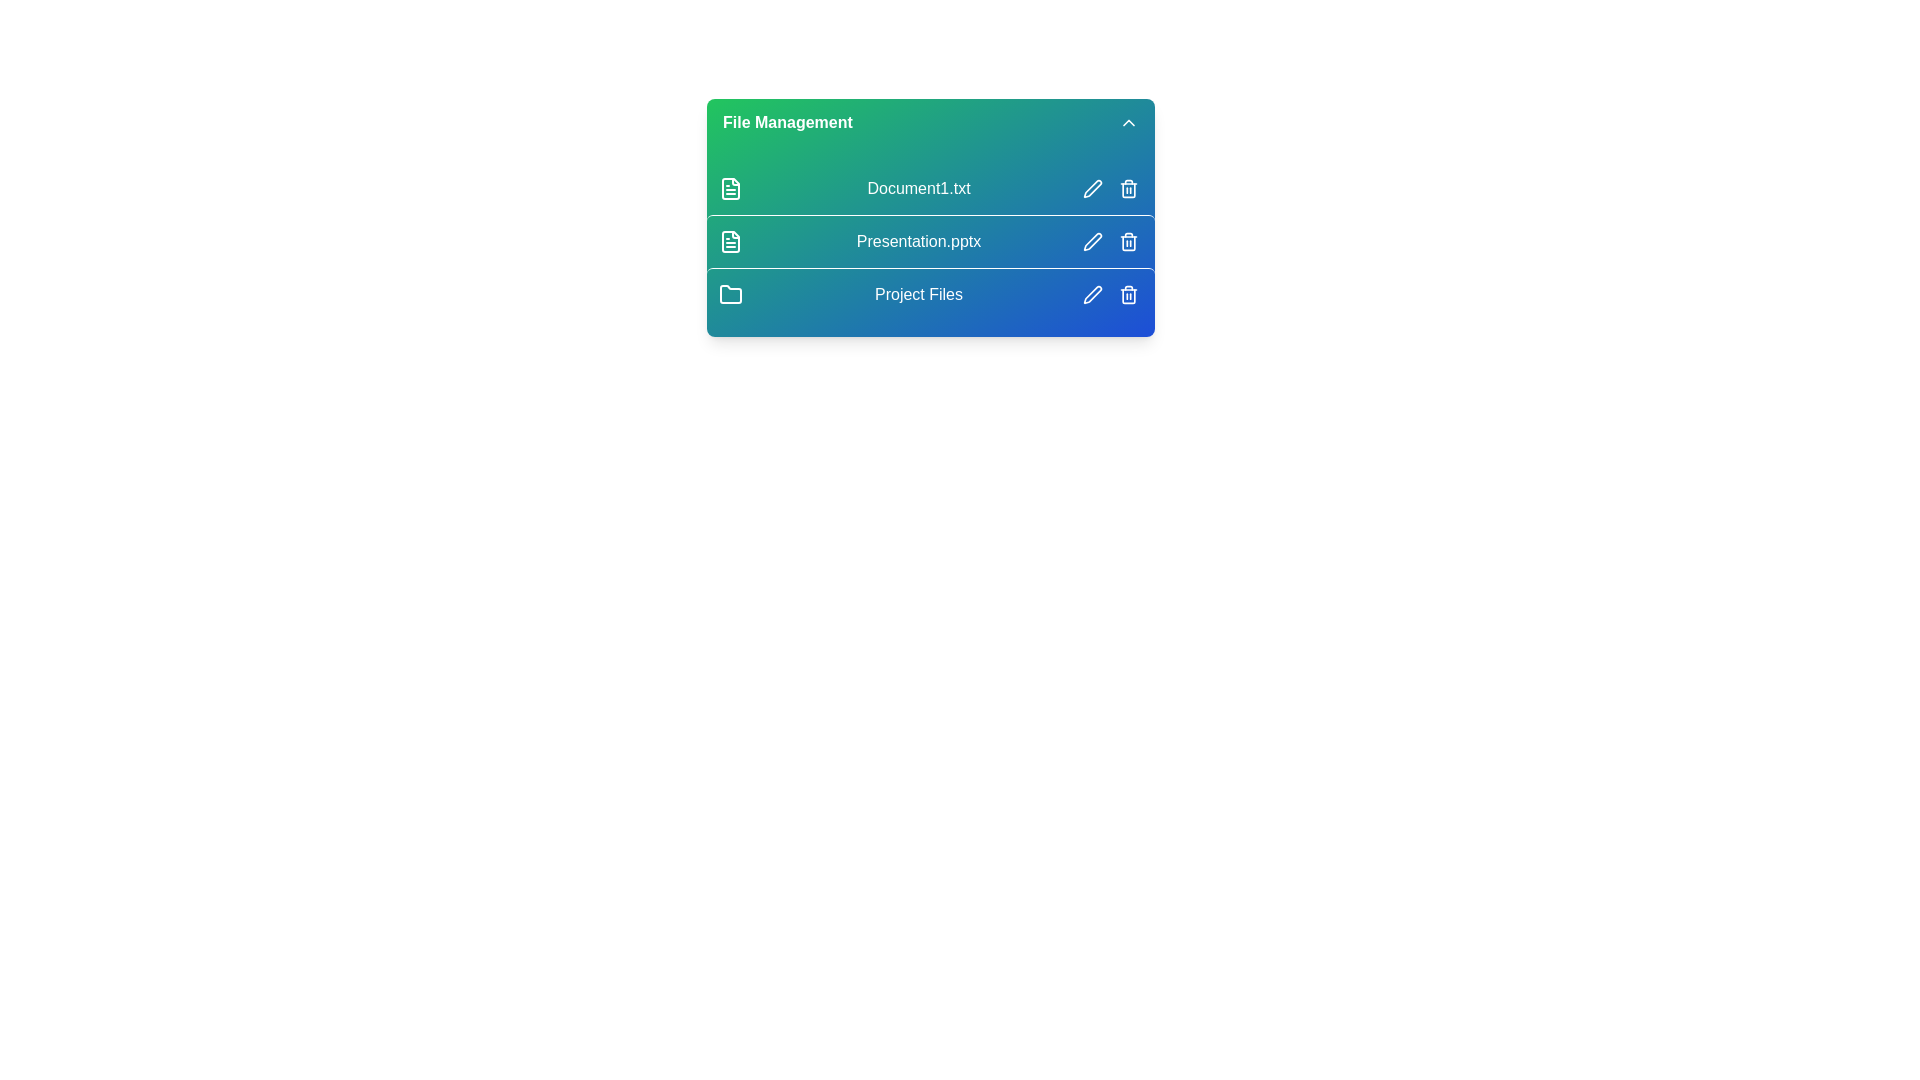  Describe the element at coordinates (930, 294) in the screenshot. I see `the file or folder identified by Project Files` at that location.